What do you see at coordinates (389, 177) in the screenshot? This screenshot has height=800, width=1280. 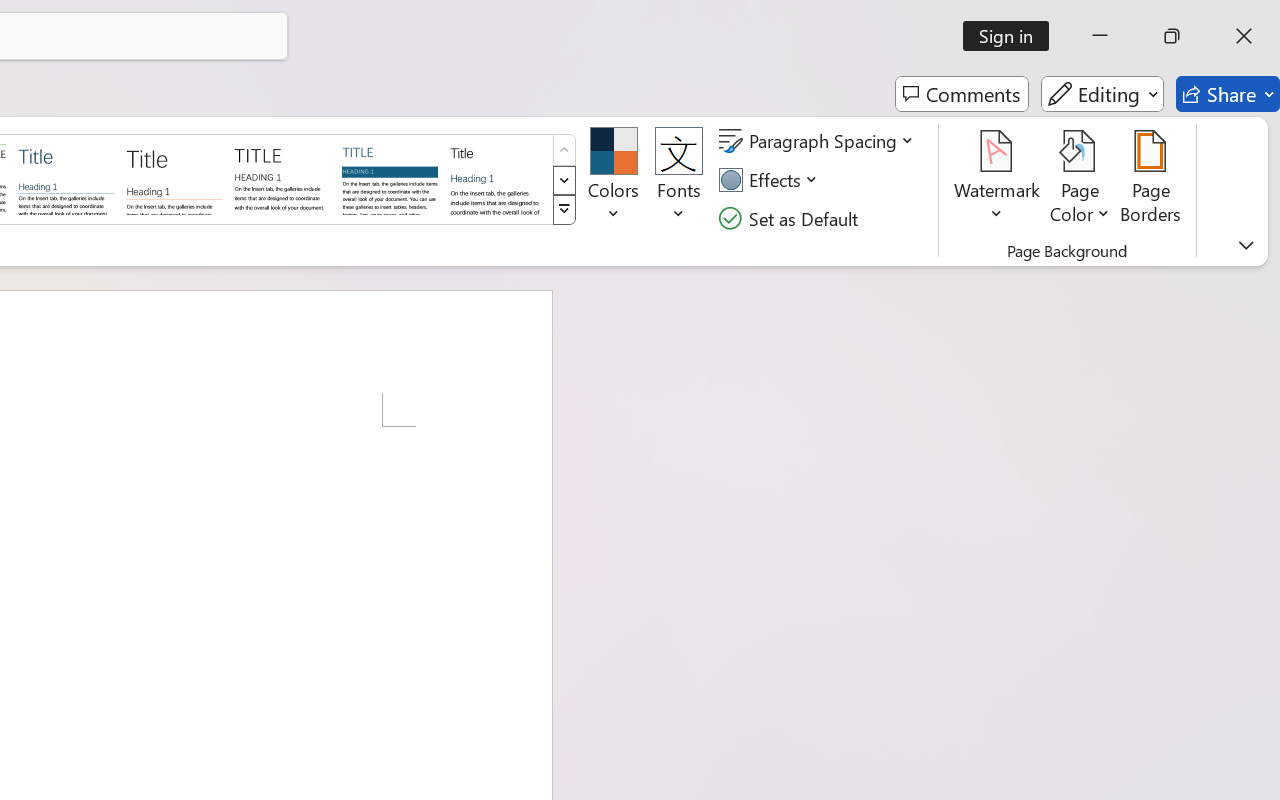 I see `'Shaded'` at bounding box center [389, 177].